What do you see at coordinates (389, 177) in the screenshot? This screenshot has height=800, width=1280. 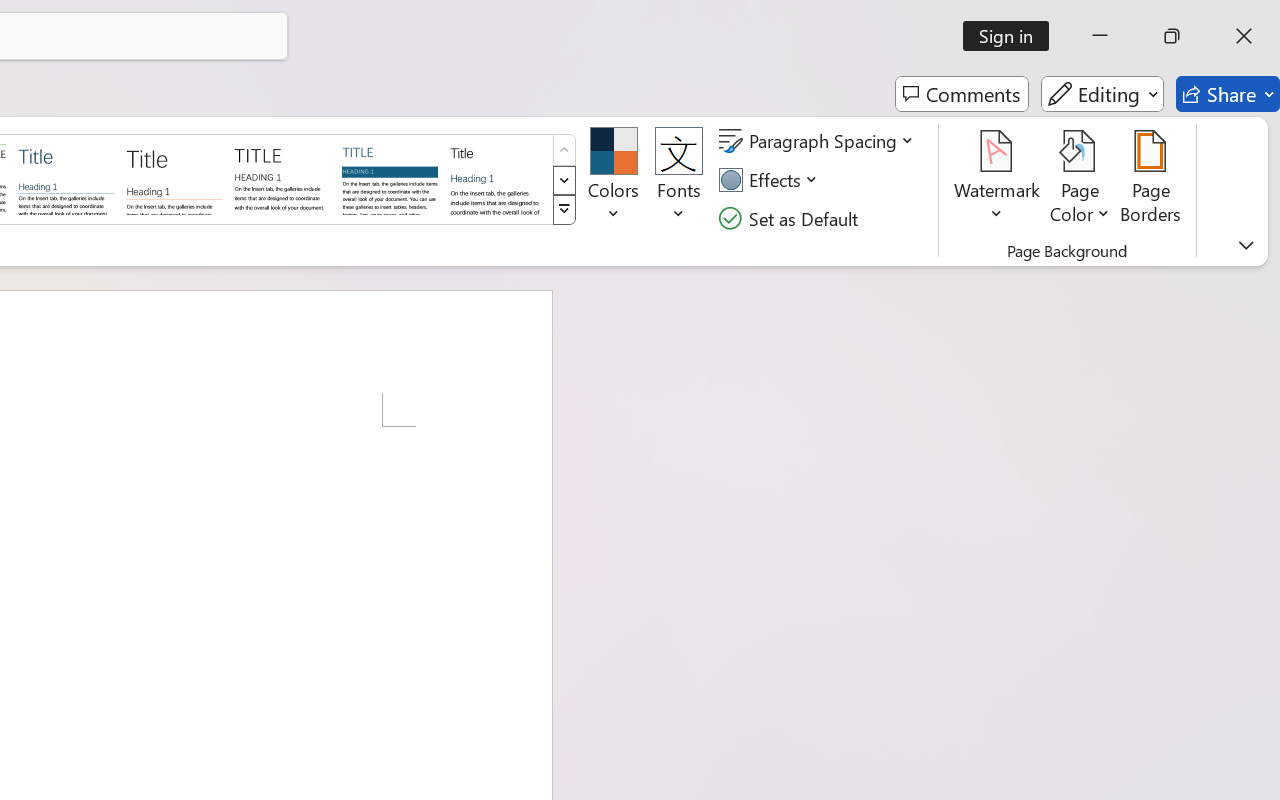 I see `'Shaded'` at bounding box center [389, 177].